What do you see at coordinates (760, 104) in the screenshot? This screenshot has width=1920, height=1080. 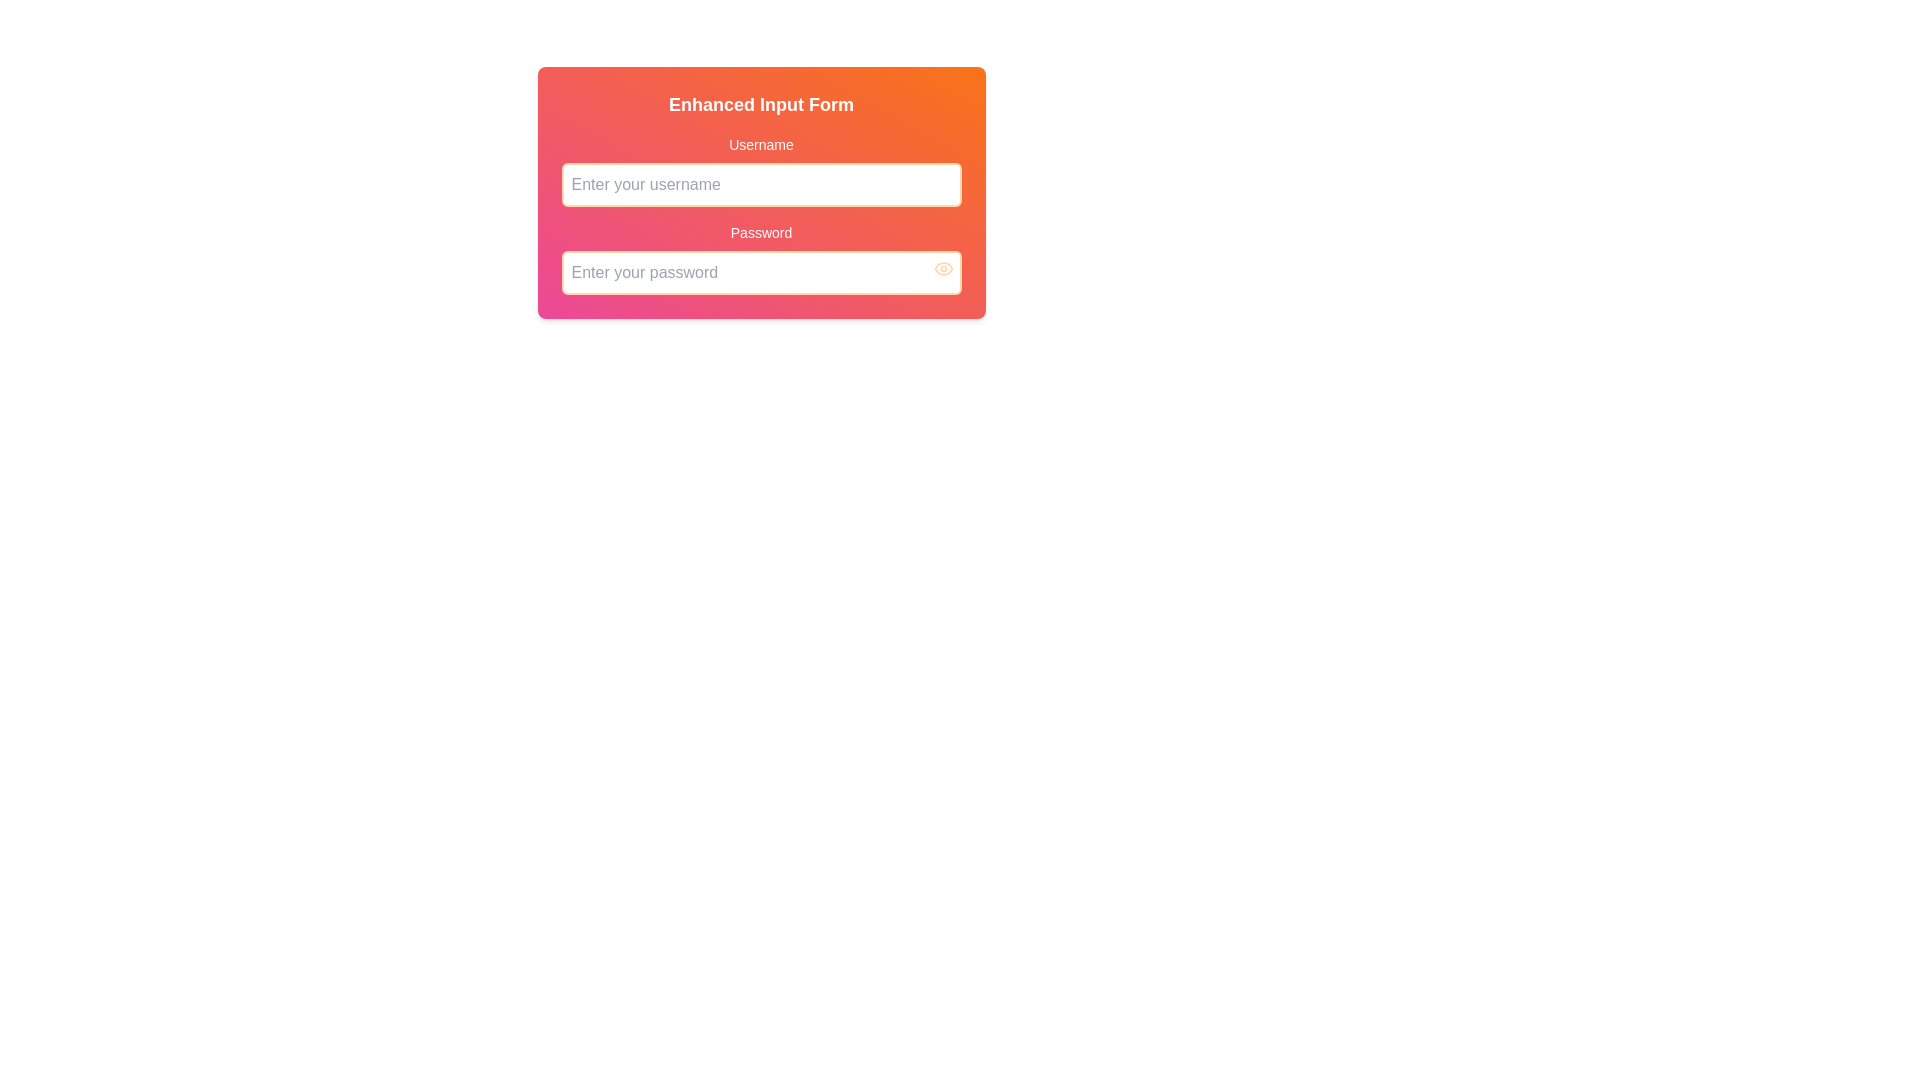 I see `the 'Enhanced Input Form' text block styled as a header` at bounding box center [760, 104].